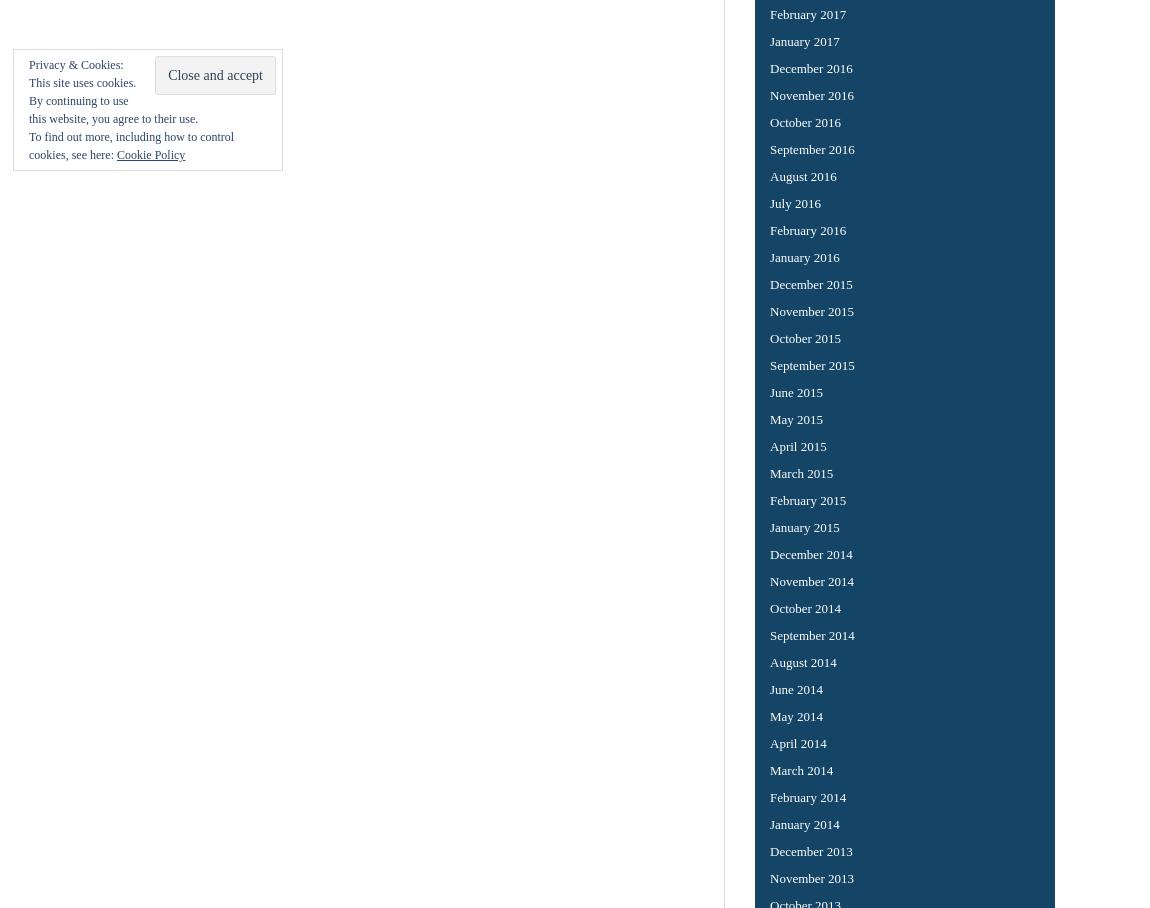 Image resolution: width=1150 pixels, height=908 pixels. I want to click on 'Cookie Policy', so click(115, 153).